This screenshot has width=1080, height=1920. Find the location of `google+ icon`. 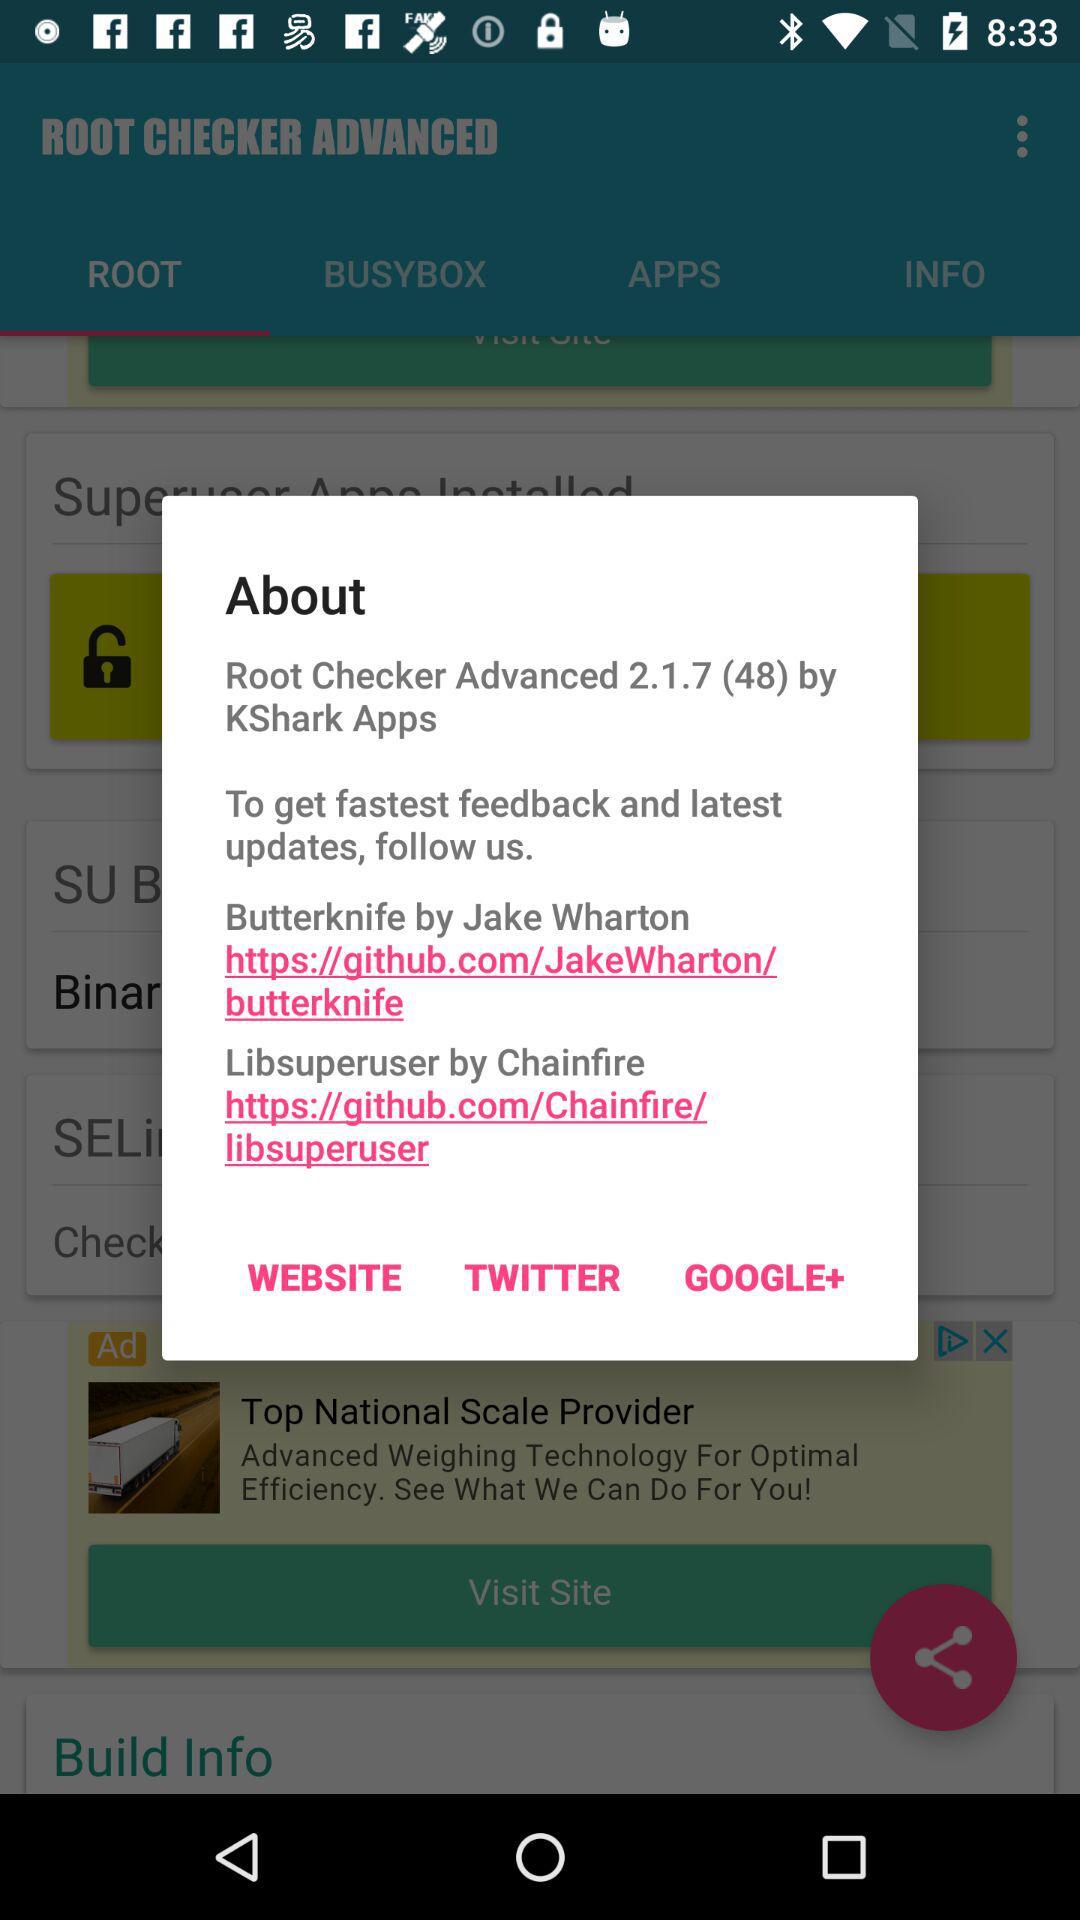

google+ icon is located at coordinates (764, 1275).